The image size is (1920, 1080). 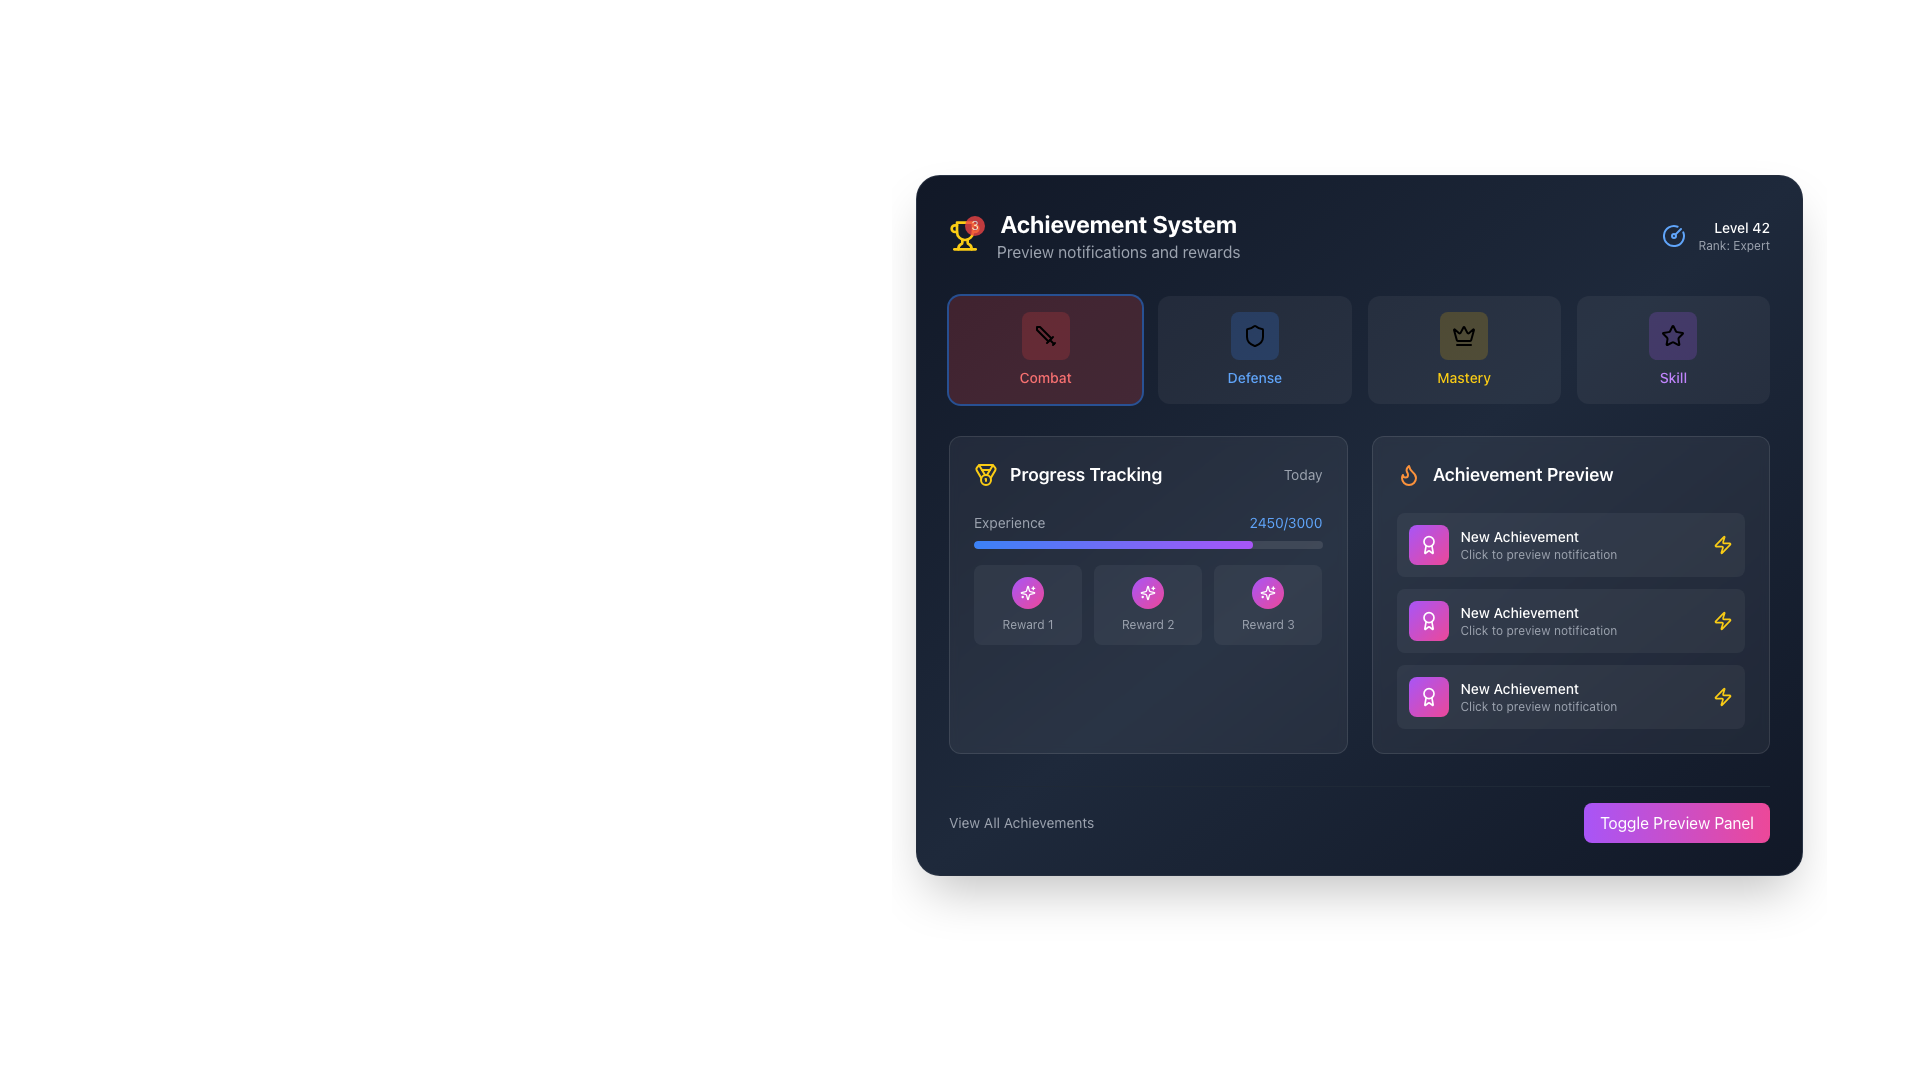 I want to click on the decorative Icon (SVG) indicating a special feature, located at the bottom right quadrant of the interface, so click(x=1028, y=592).